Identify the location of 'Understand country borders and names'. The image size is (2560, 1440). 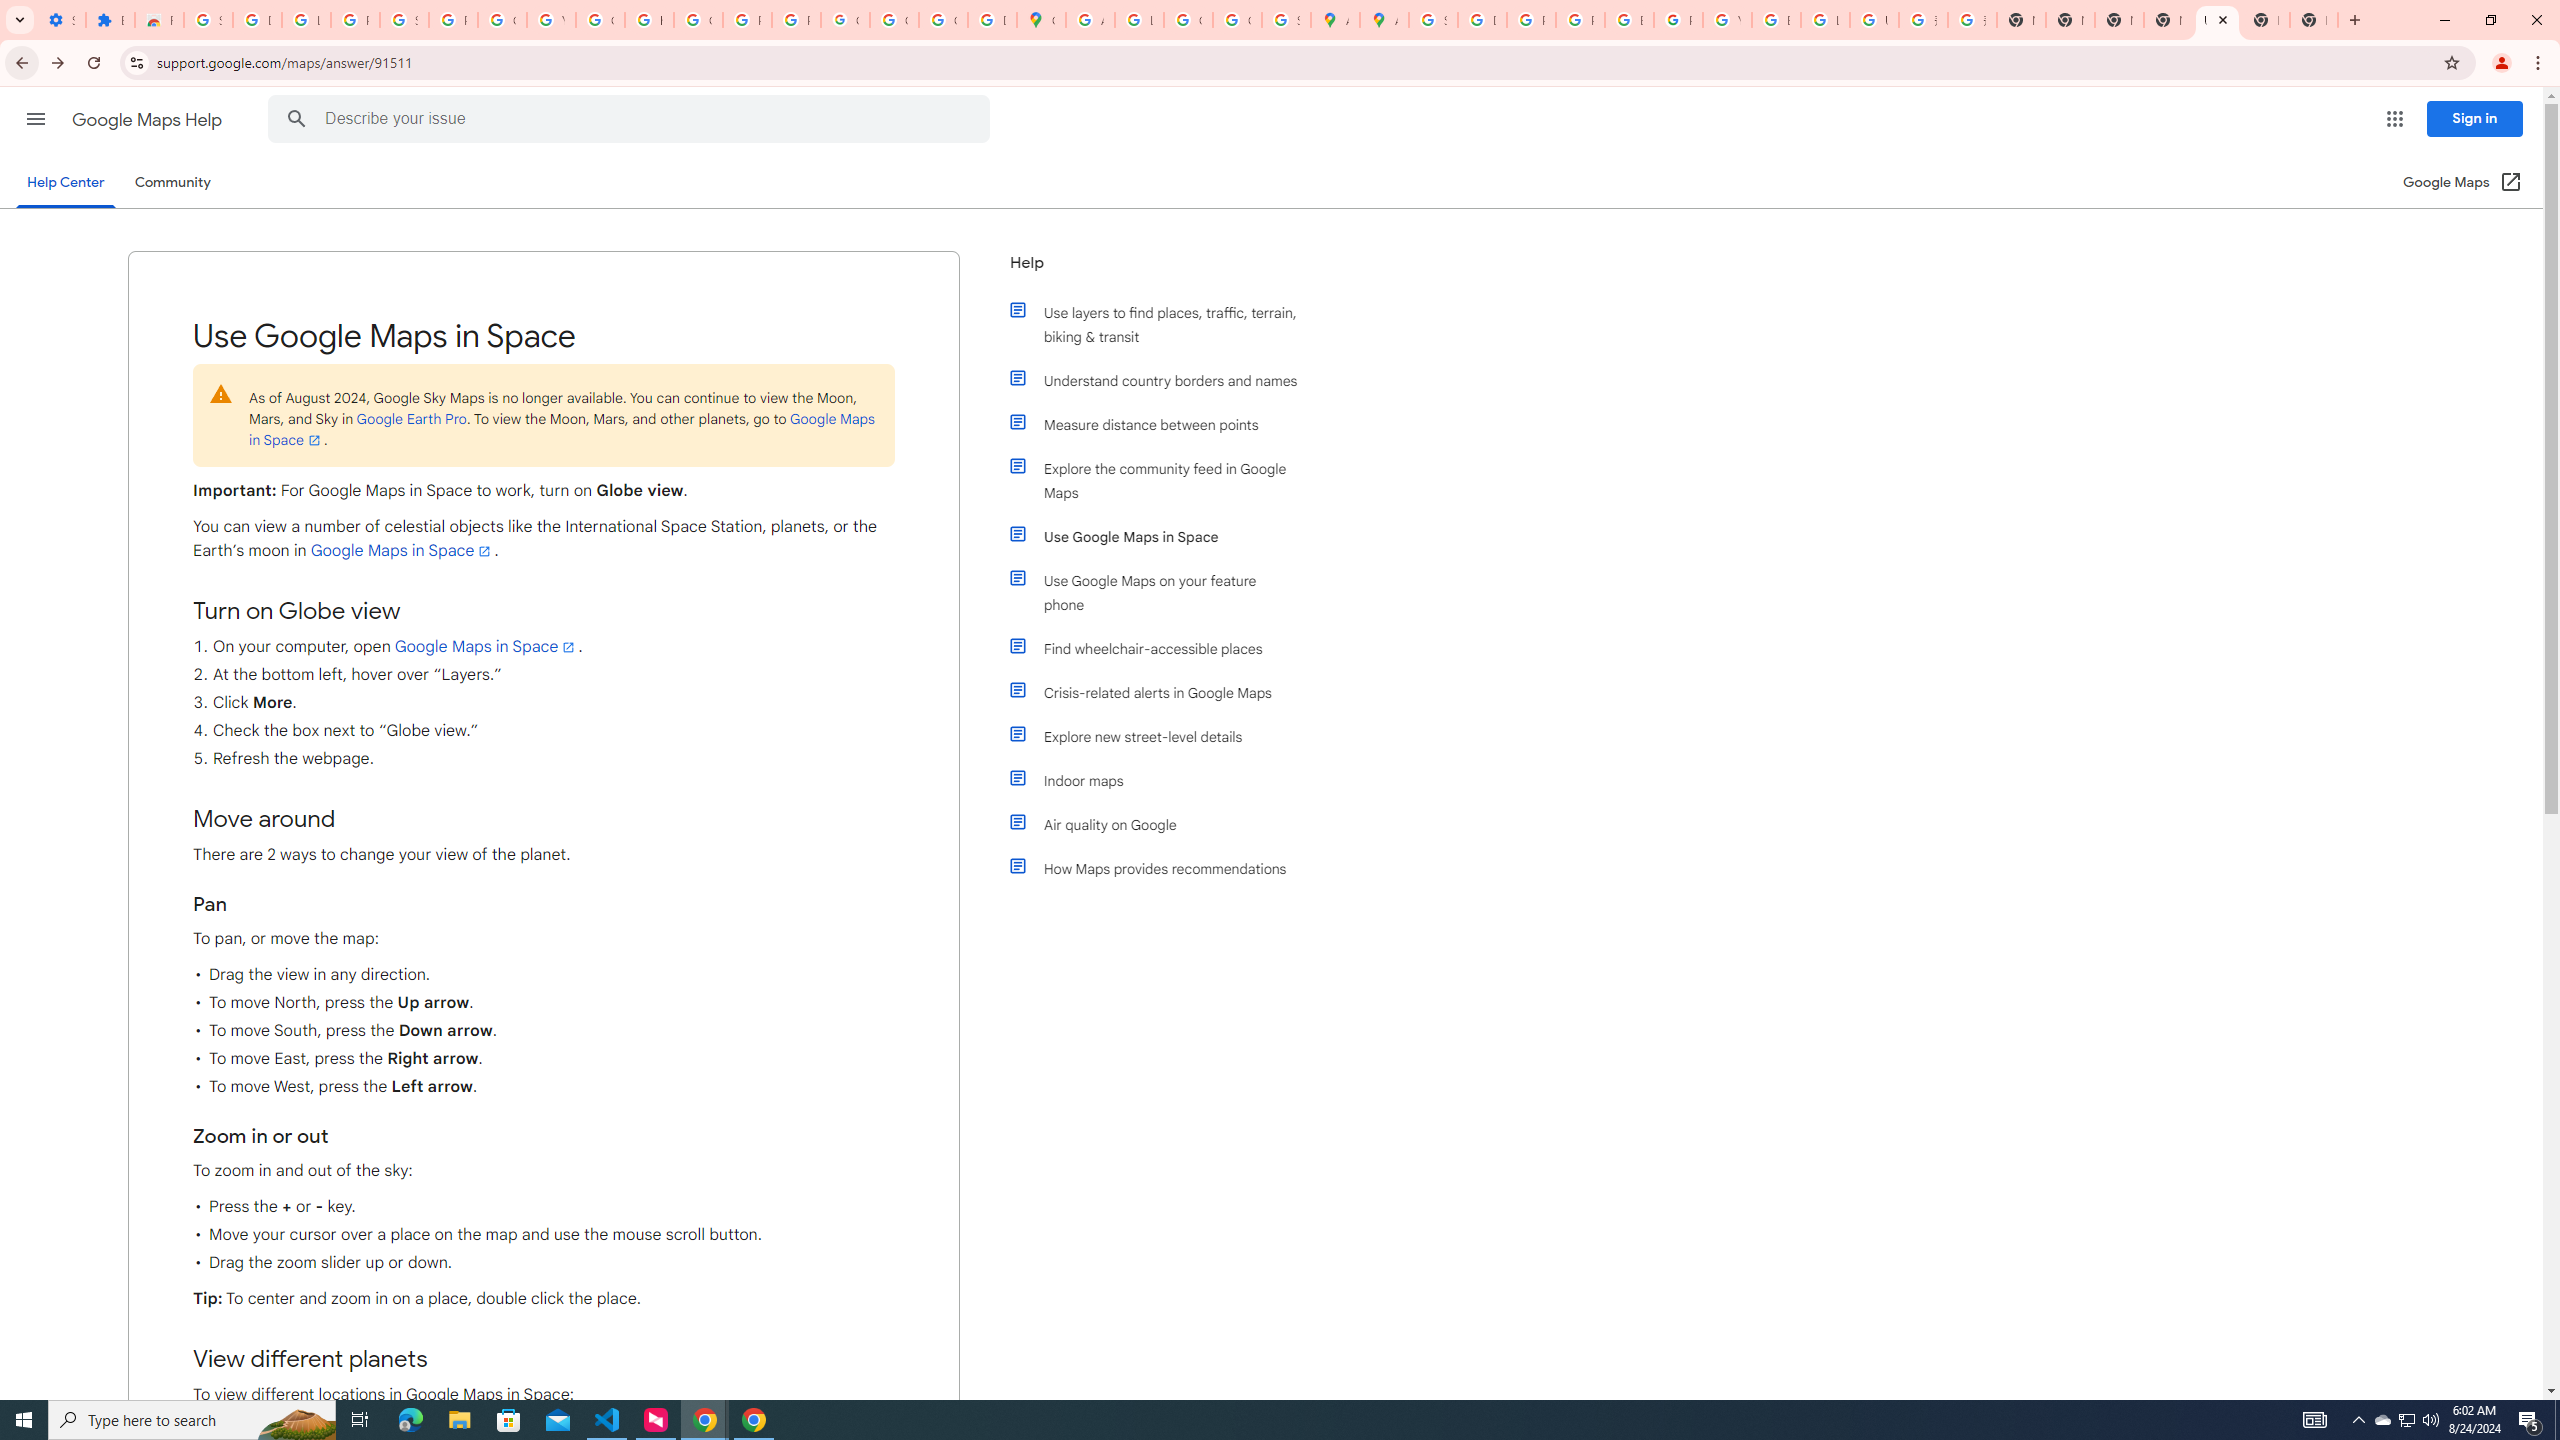
(1162, 379).